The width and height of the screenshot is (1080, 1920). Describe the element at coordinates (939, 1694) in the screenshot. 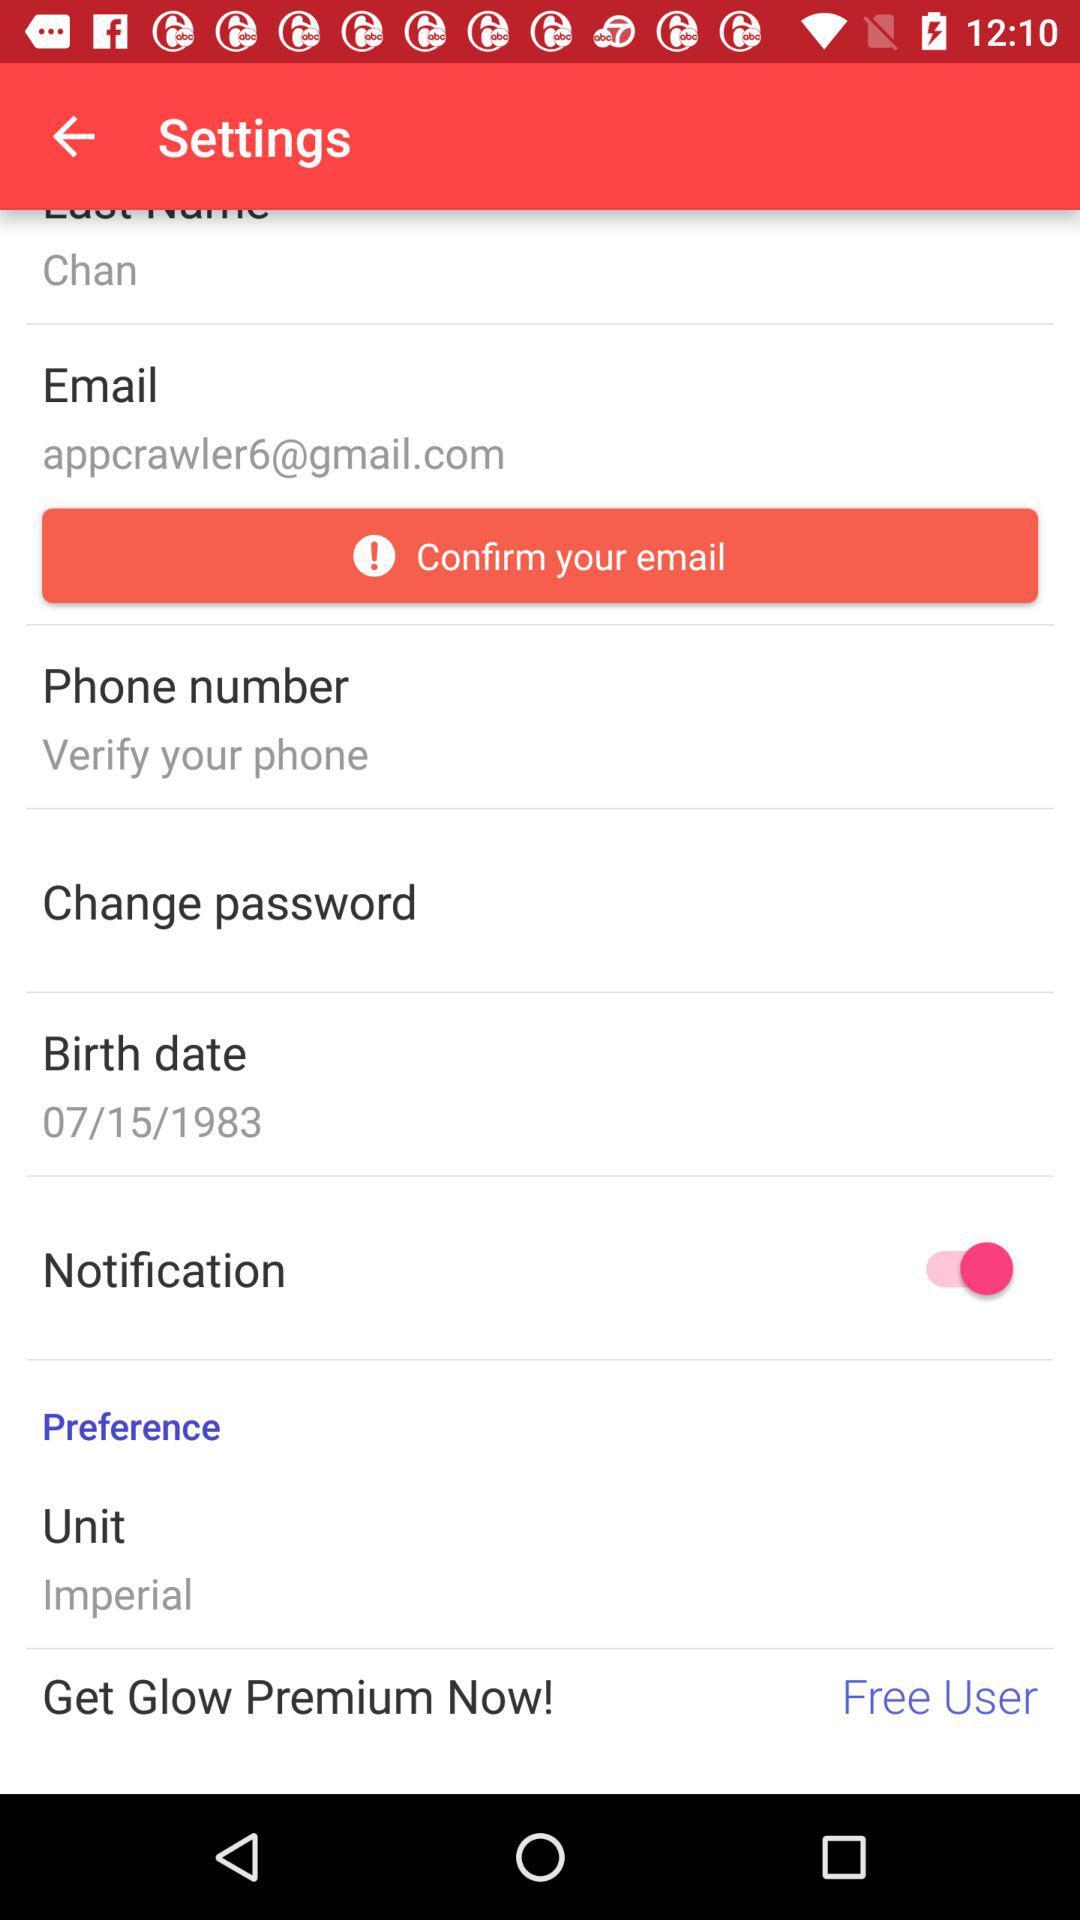

I see `the free user at the bottom right corner` at that location.